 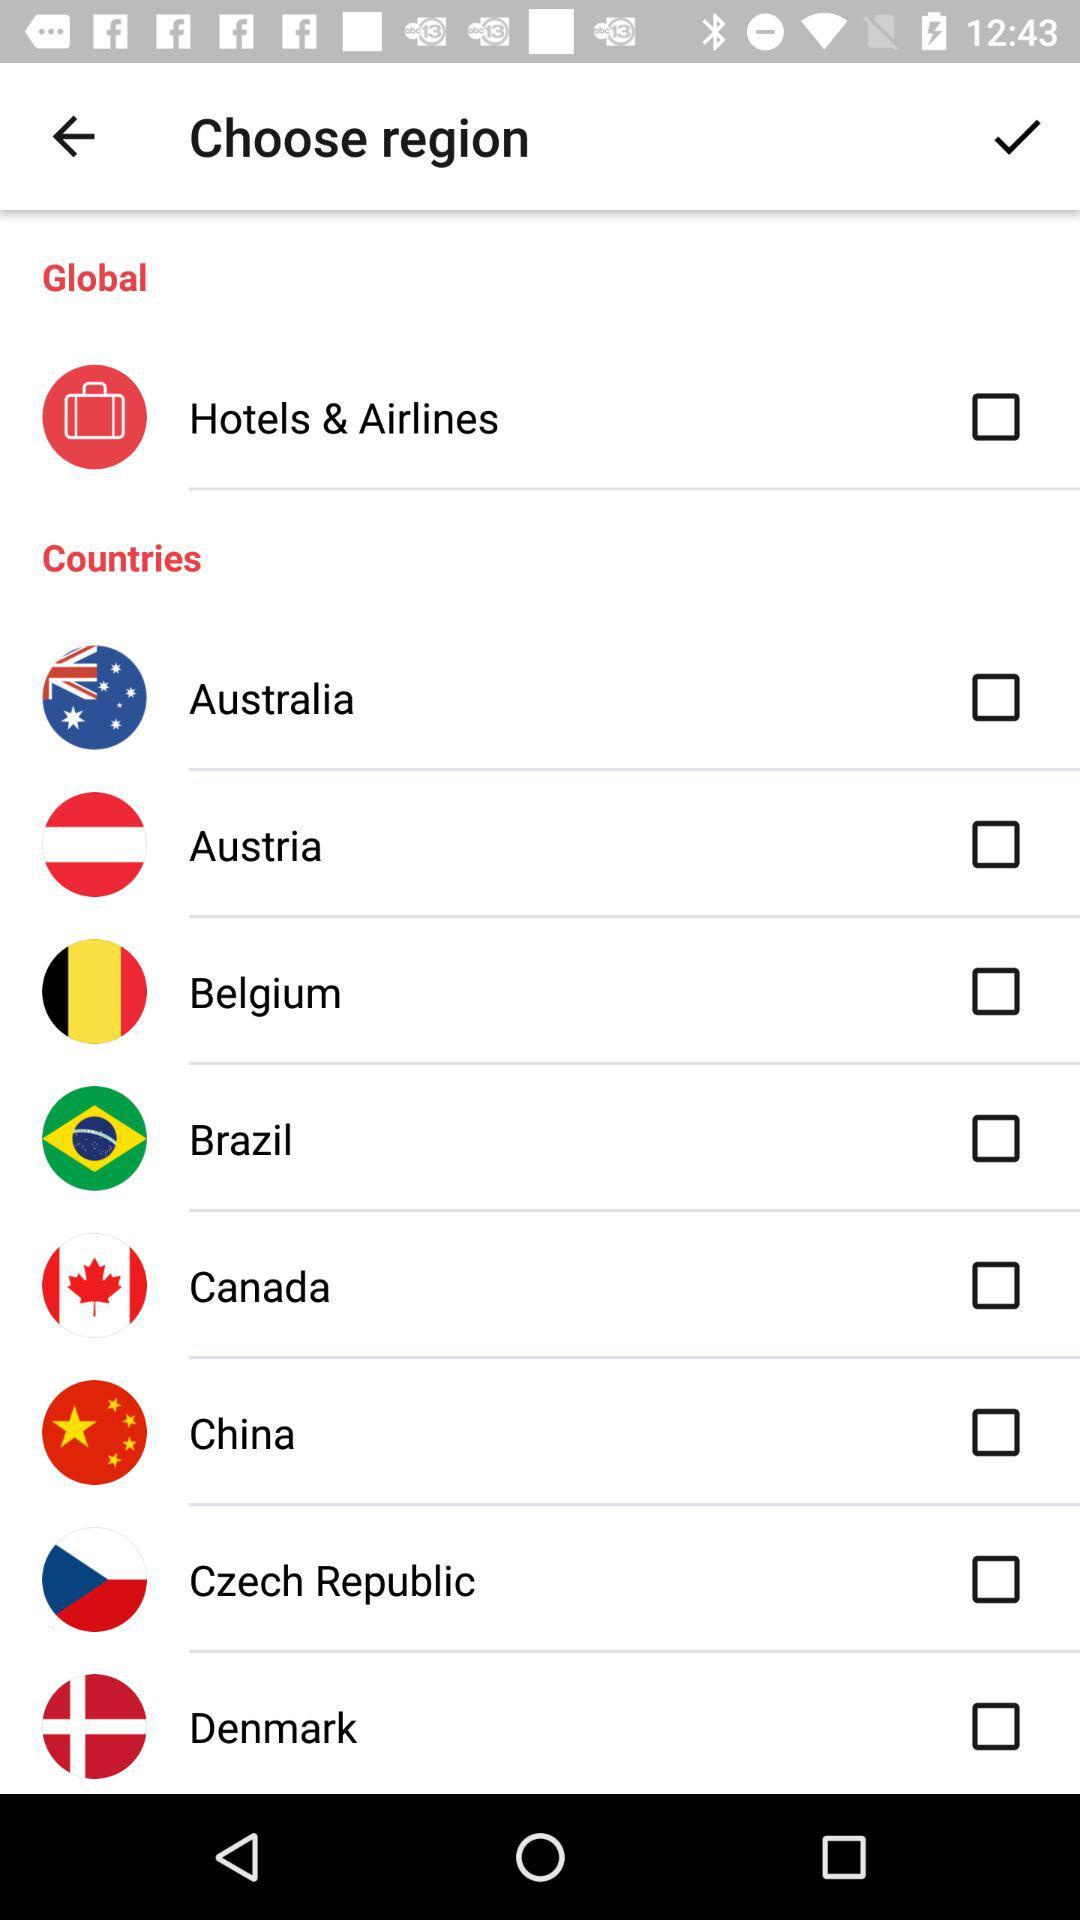 I want to click on the item next to choose region, so click(x=72, y=135).